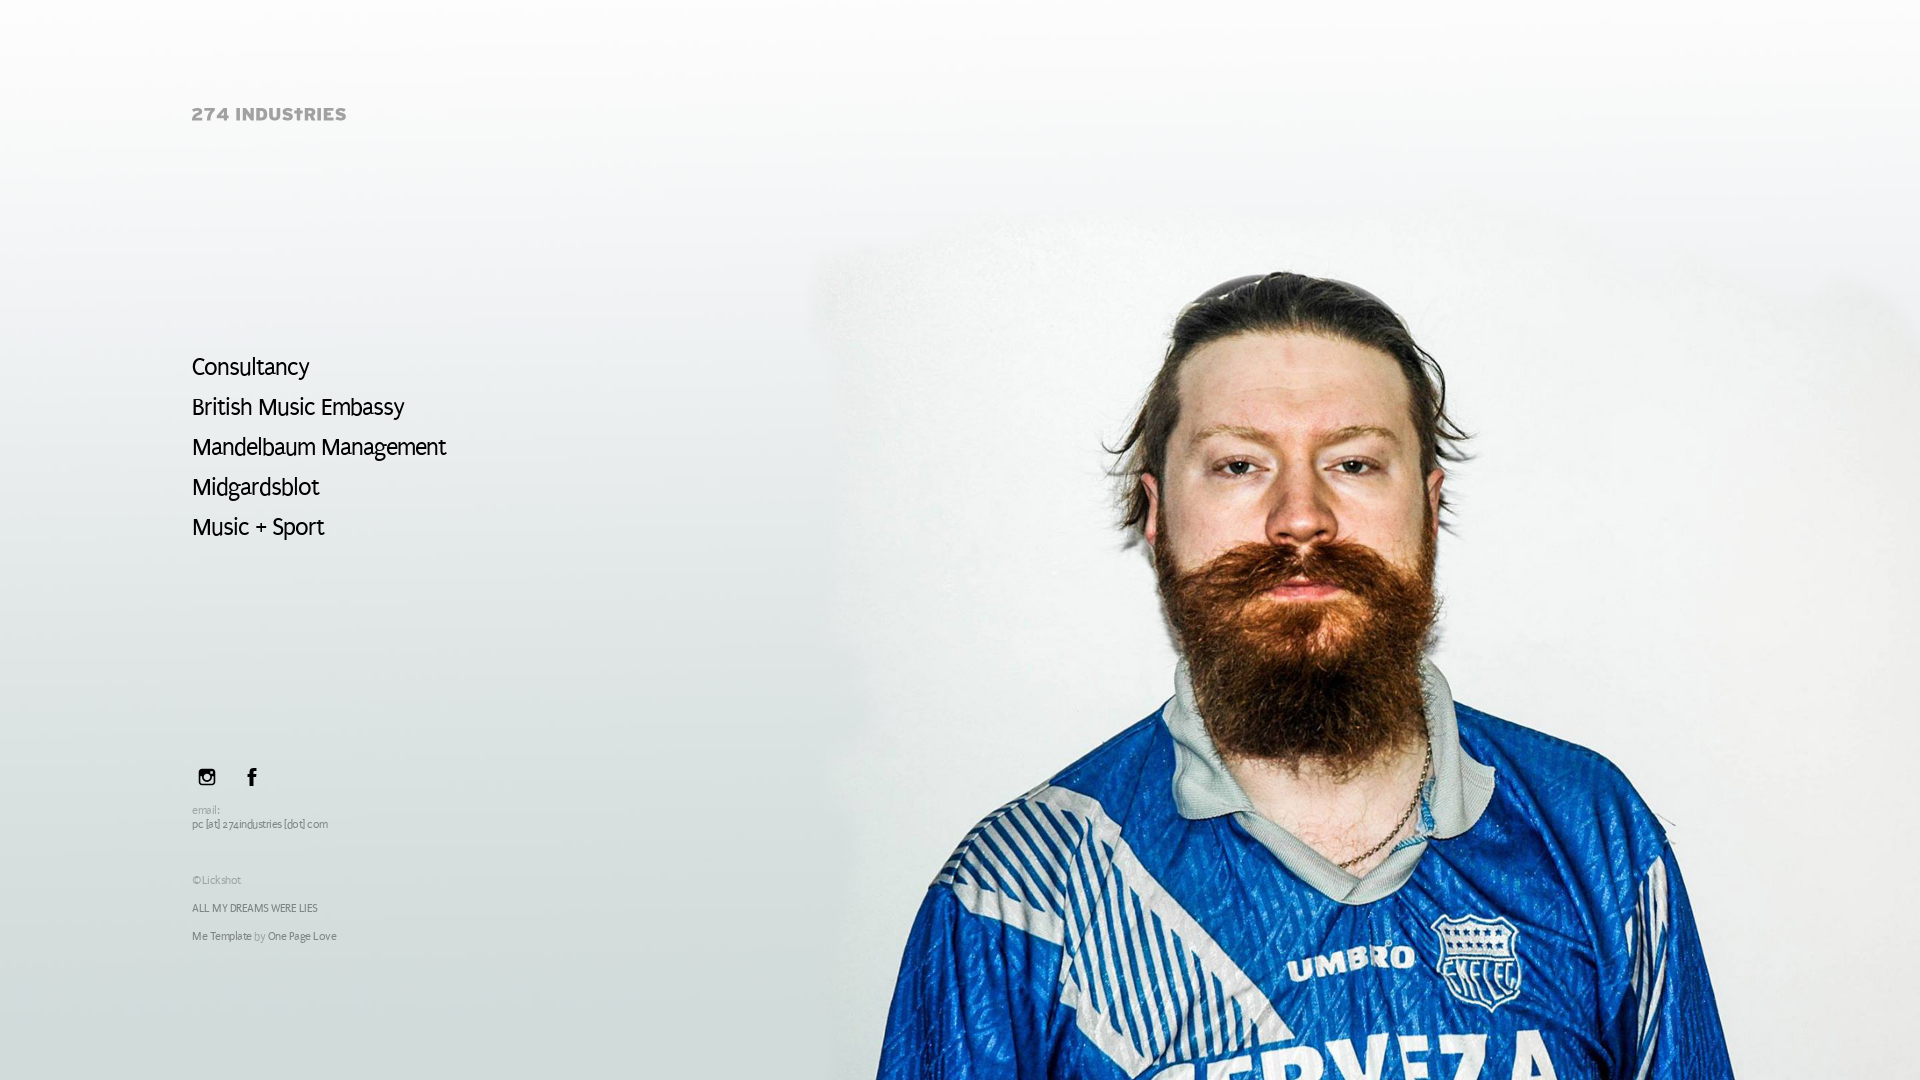  Describe the element at coordinates (258, 824) in the screenshot. I see `'pc [at] 274industries [dot] com'` at that location.